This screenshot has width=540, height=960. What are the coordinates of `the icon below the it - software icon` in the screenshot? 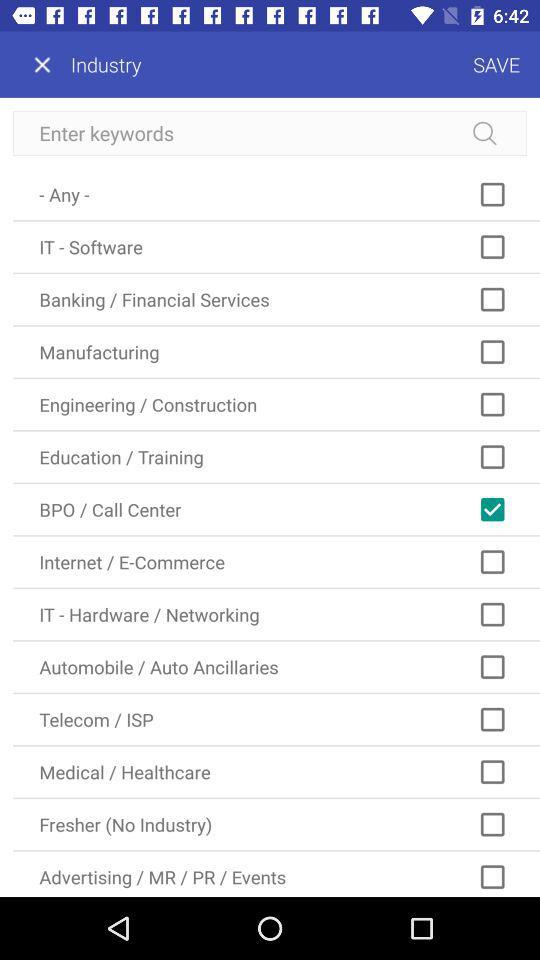 It's located at (275, 298).